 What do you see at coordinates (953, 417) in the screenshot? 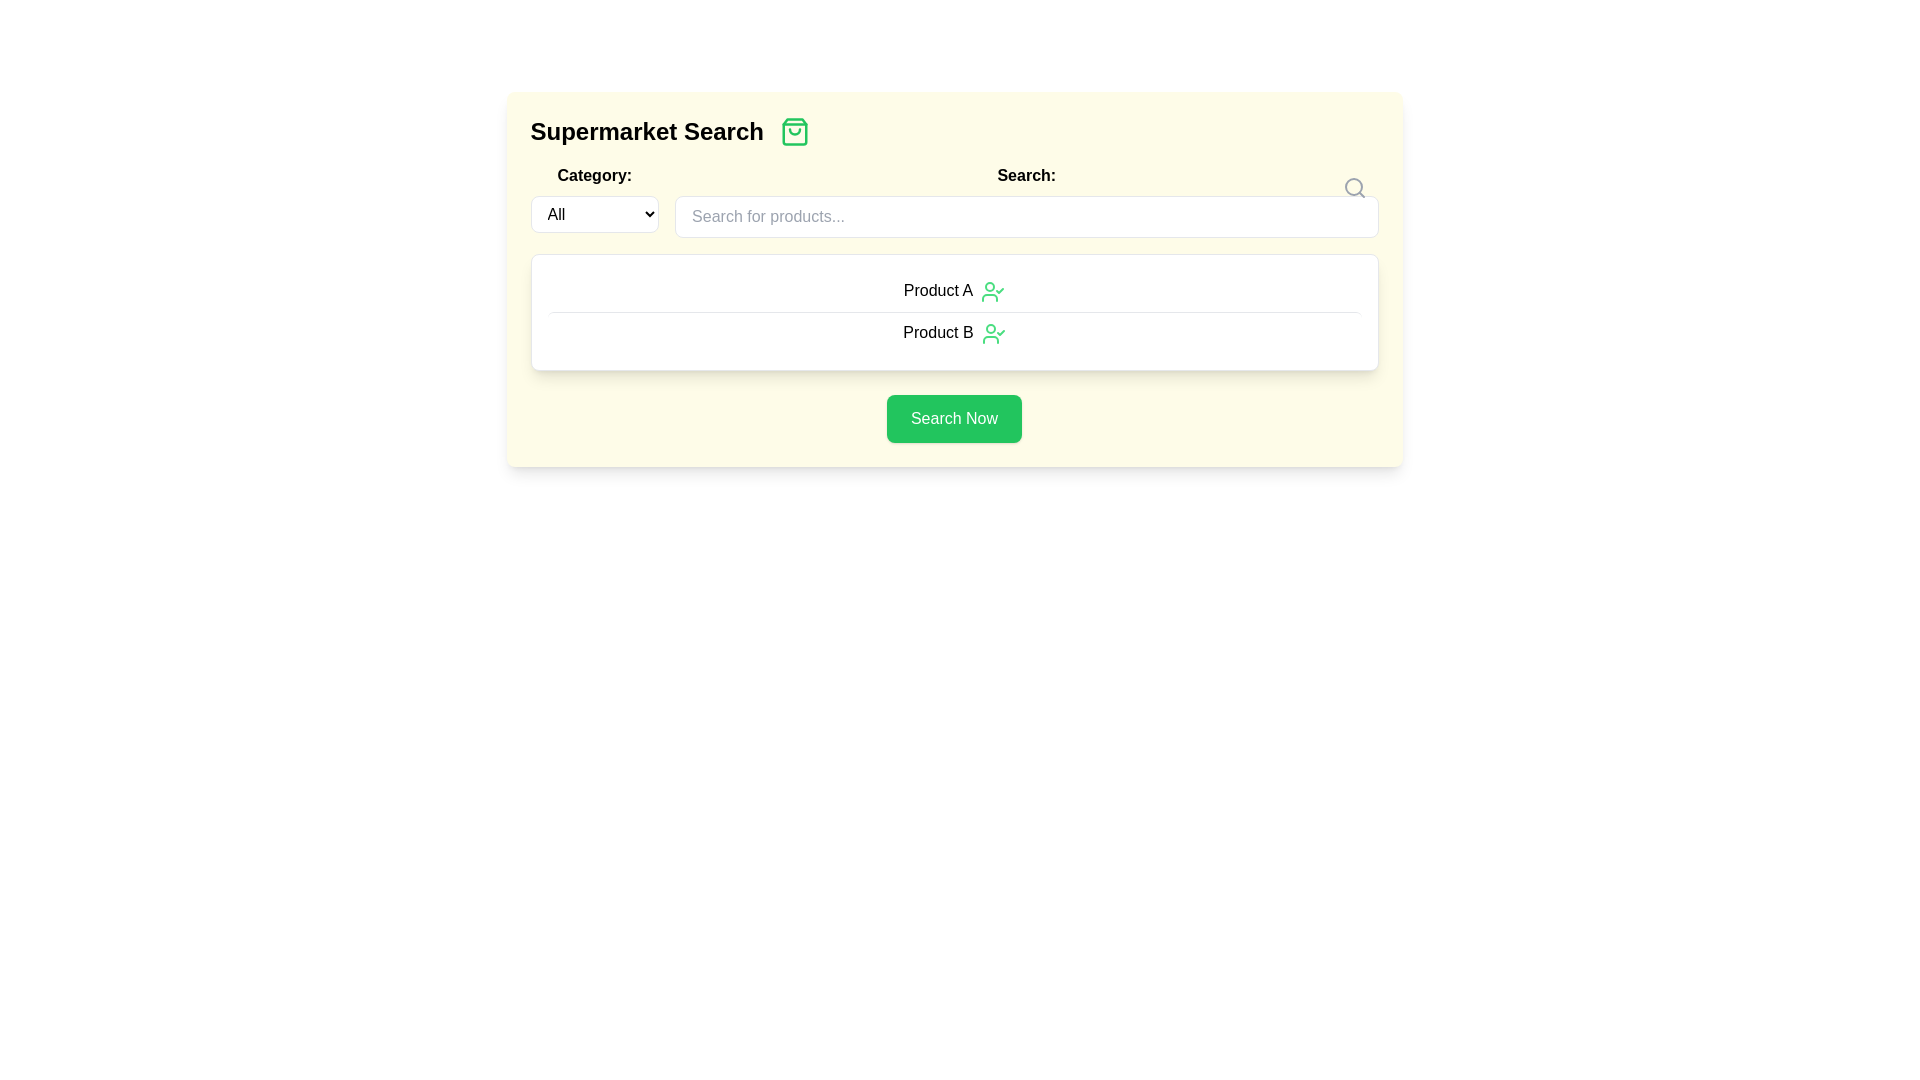
I see `the green 'Search Now' button located at the center-bottom part of the interface` at bounding box center [953, 417].